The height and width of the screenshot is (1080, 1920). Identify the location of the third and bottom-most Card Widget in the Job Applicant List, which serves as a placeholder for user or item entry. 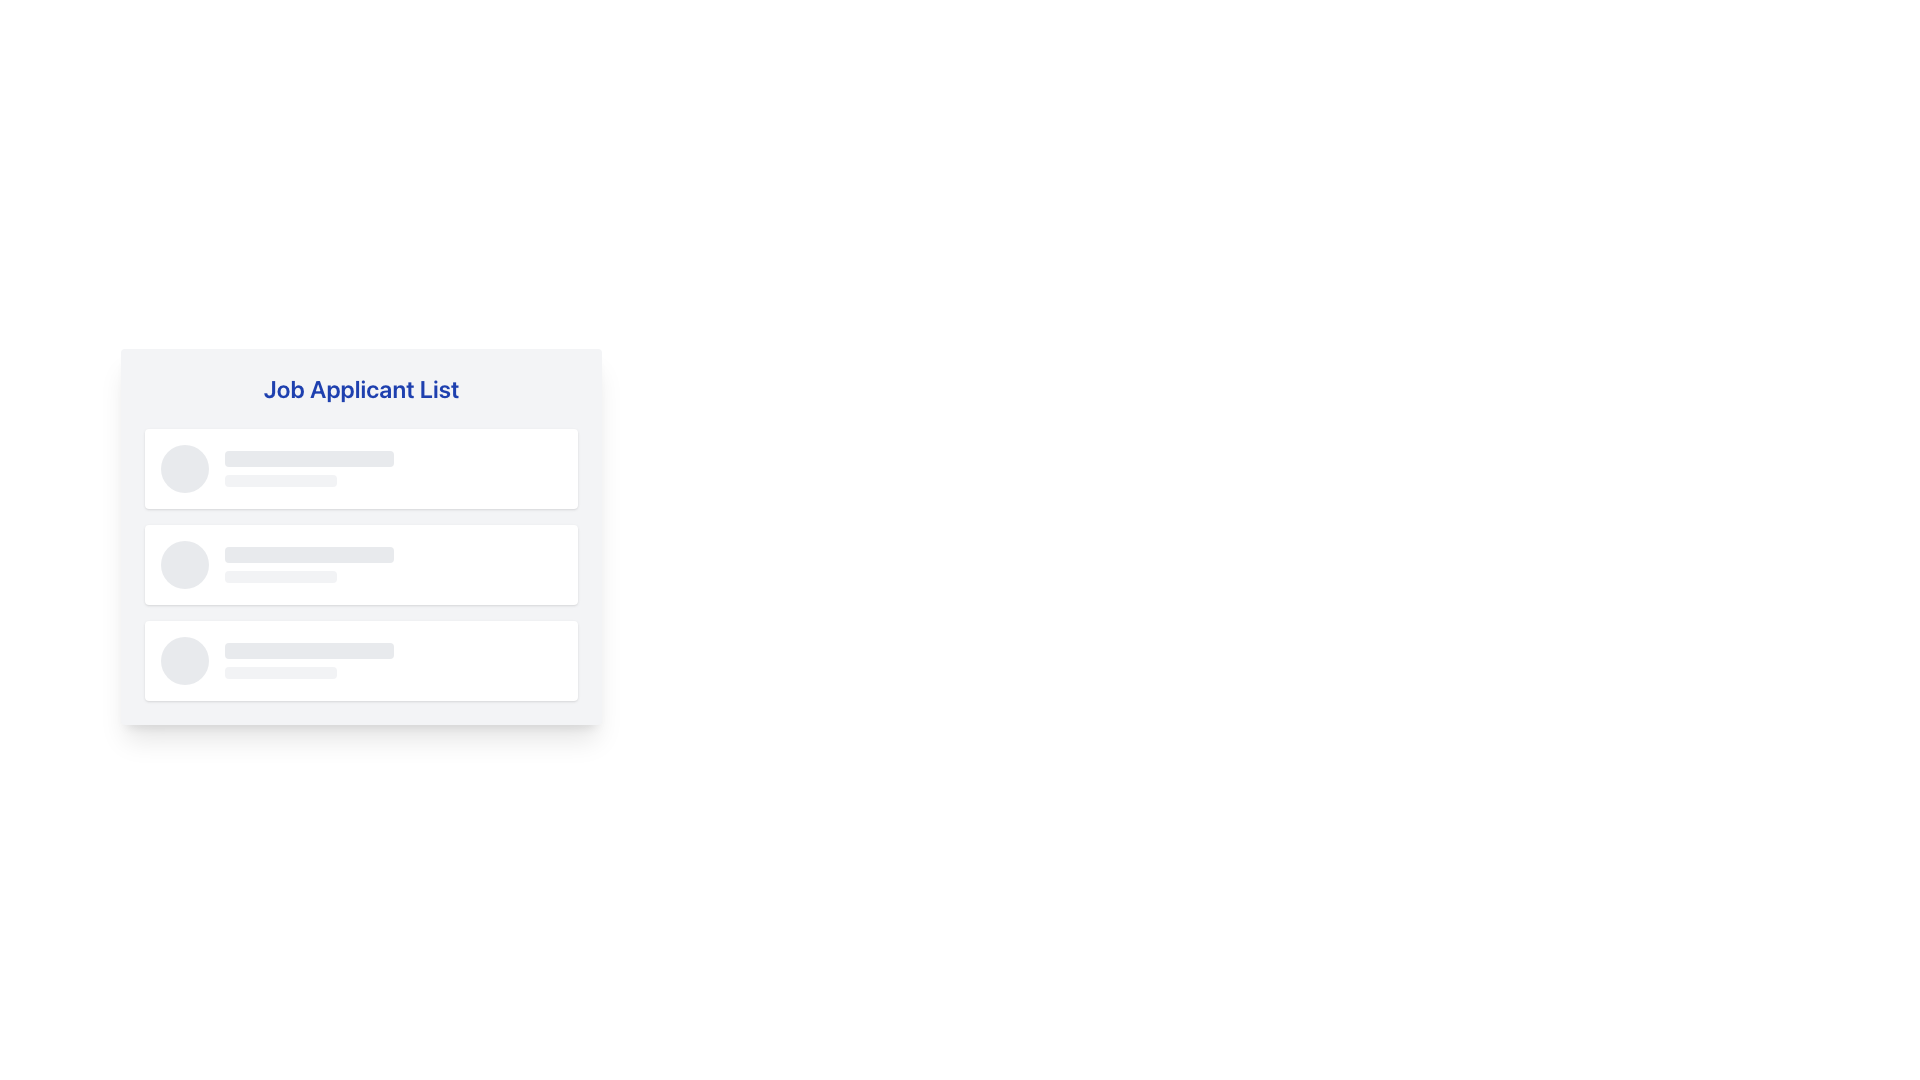
(361, 660).